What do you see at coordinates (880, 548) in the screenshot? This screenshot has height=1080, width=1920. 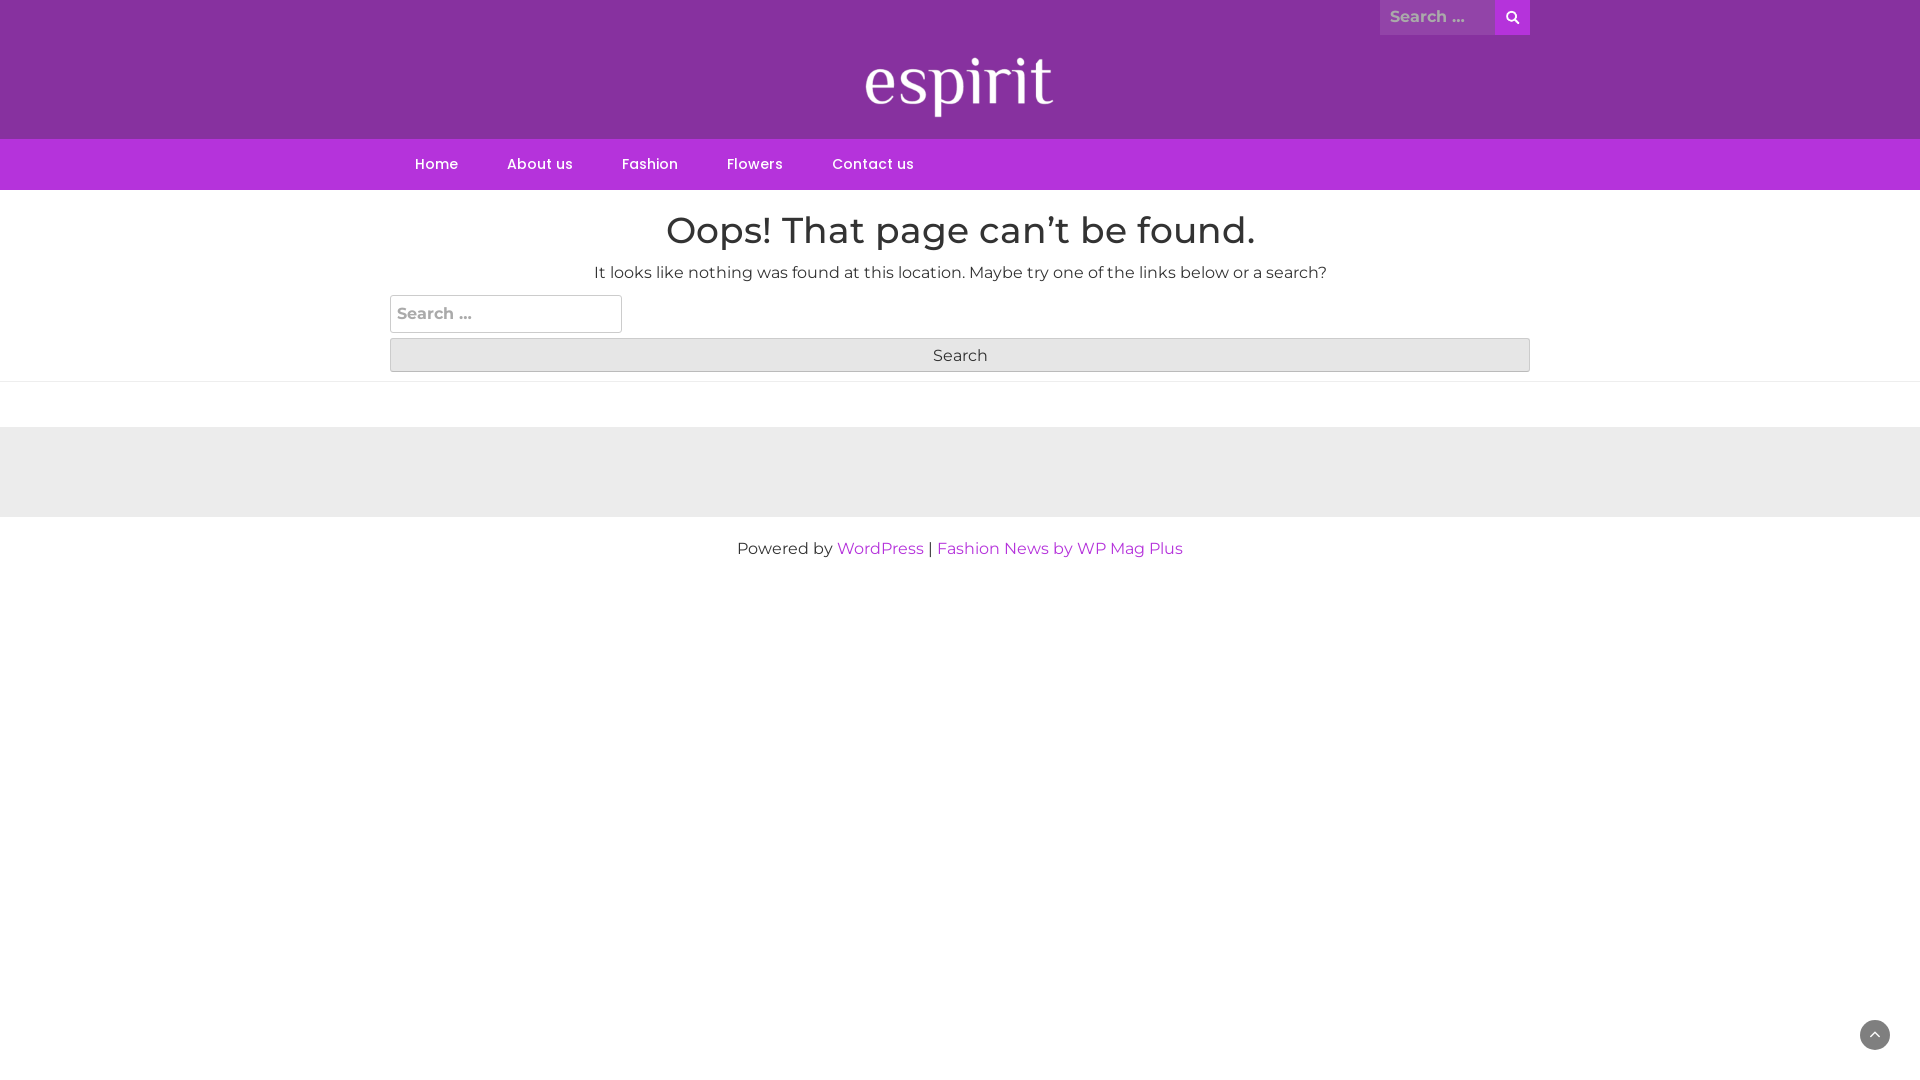 I see `'WordPress'` at bounding box center [880, 548].